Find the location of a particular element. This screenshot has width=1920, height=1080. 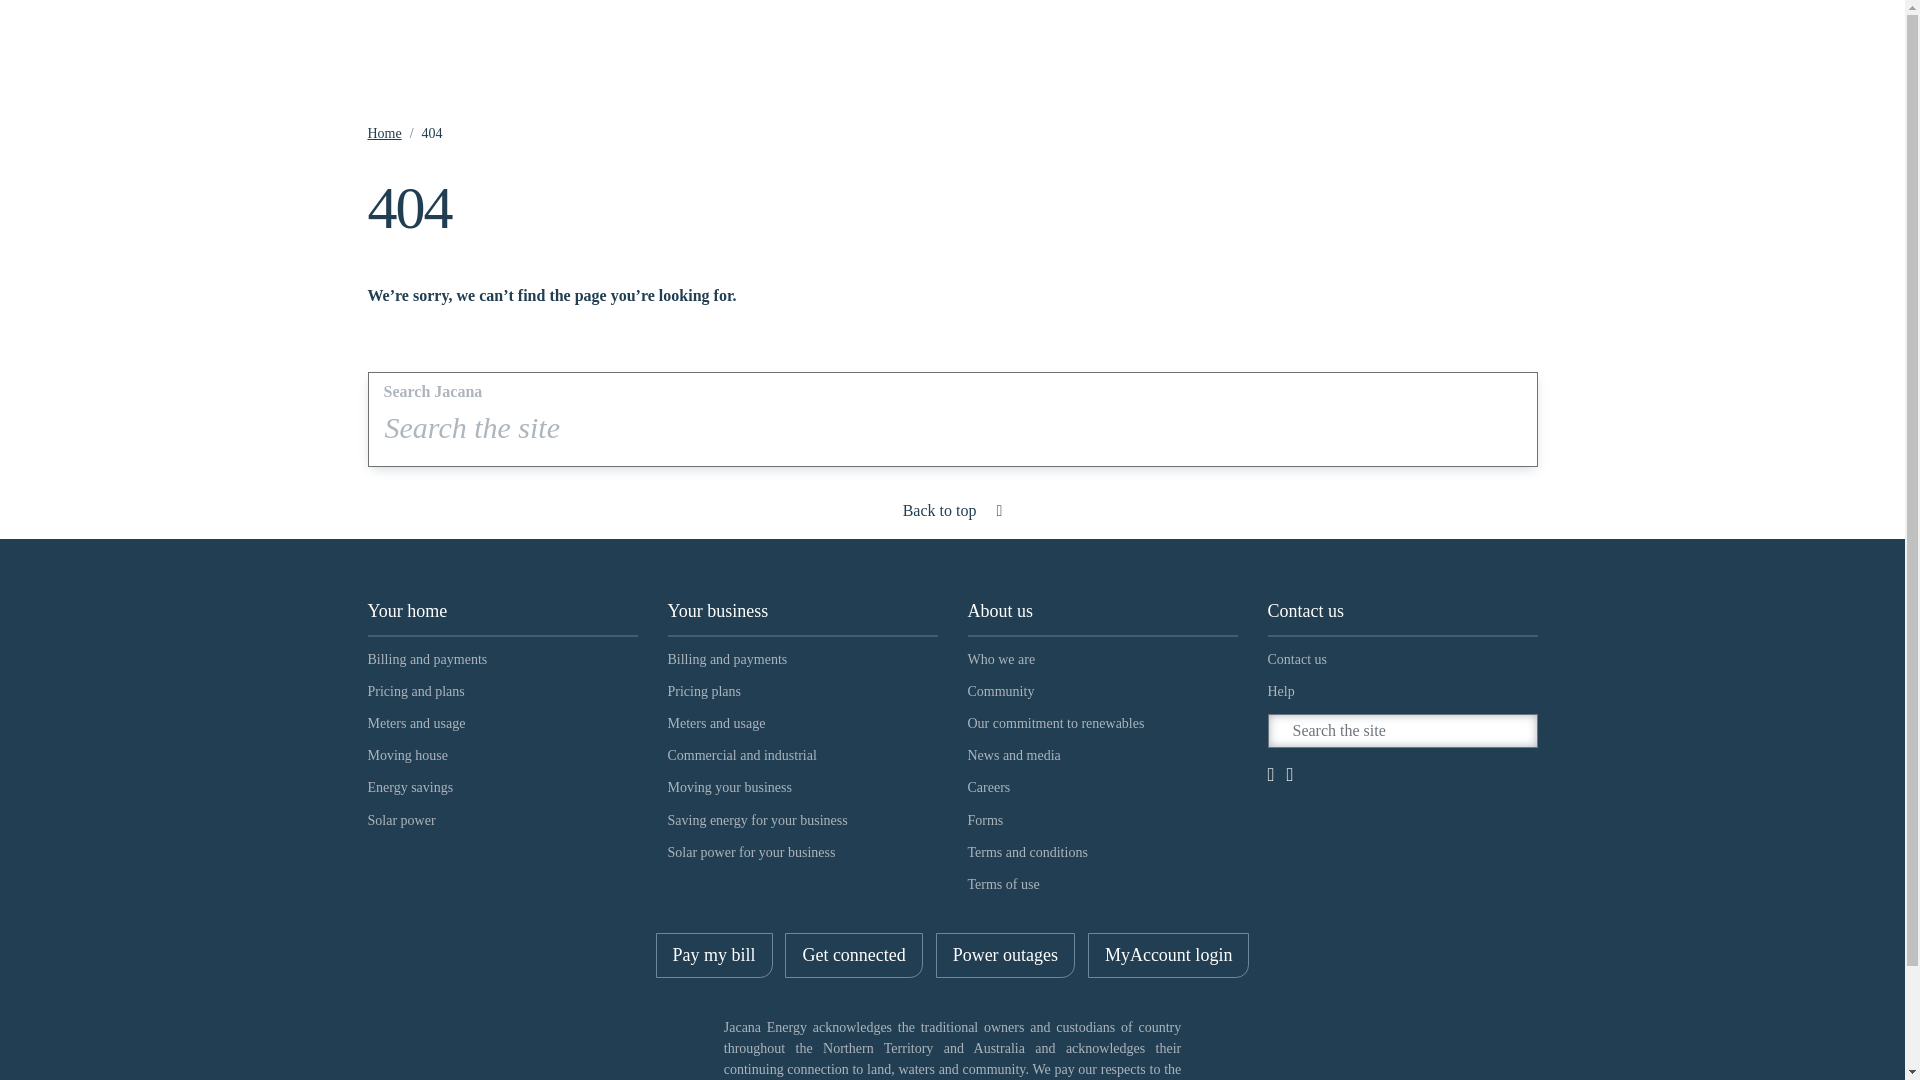

'News and media' is located at coordinates (1102, 758).